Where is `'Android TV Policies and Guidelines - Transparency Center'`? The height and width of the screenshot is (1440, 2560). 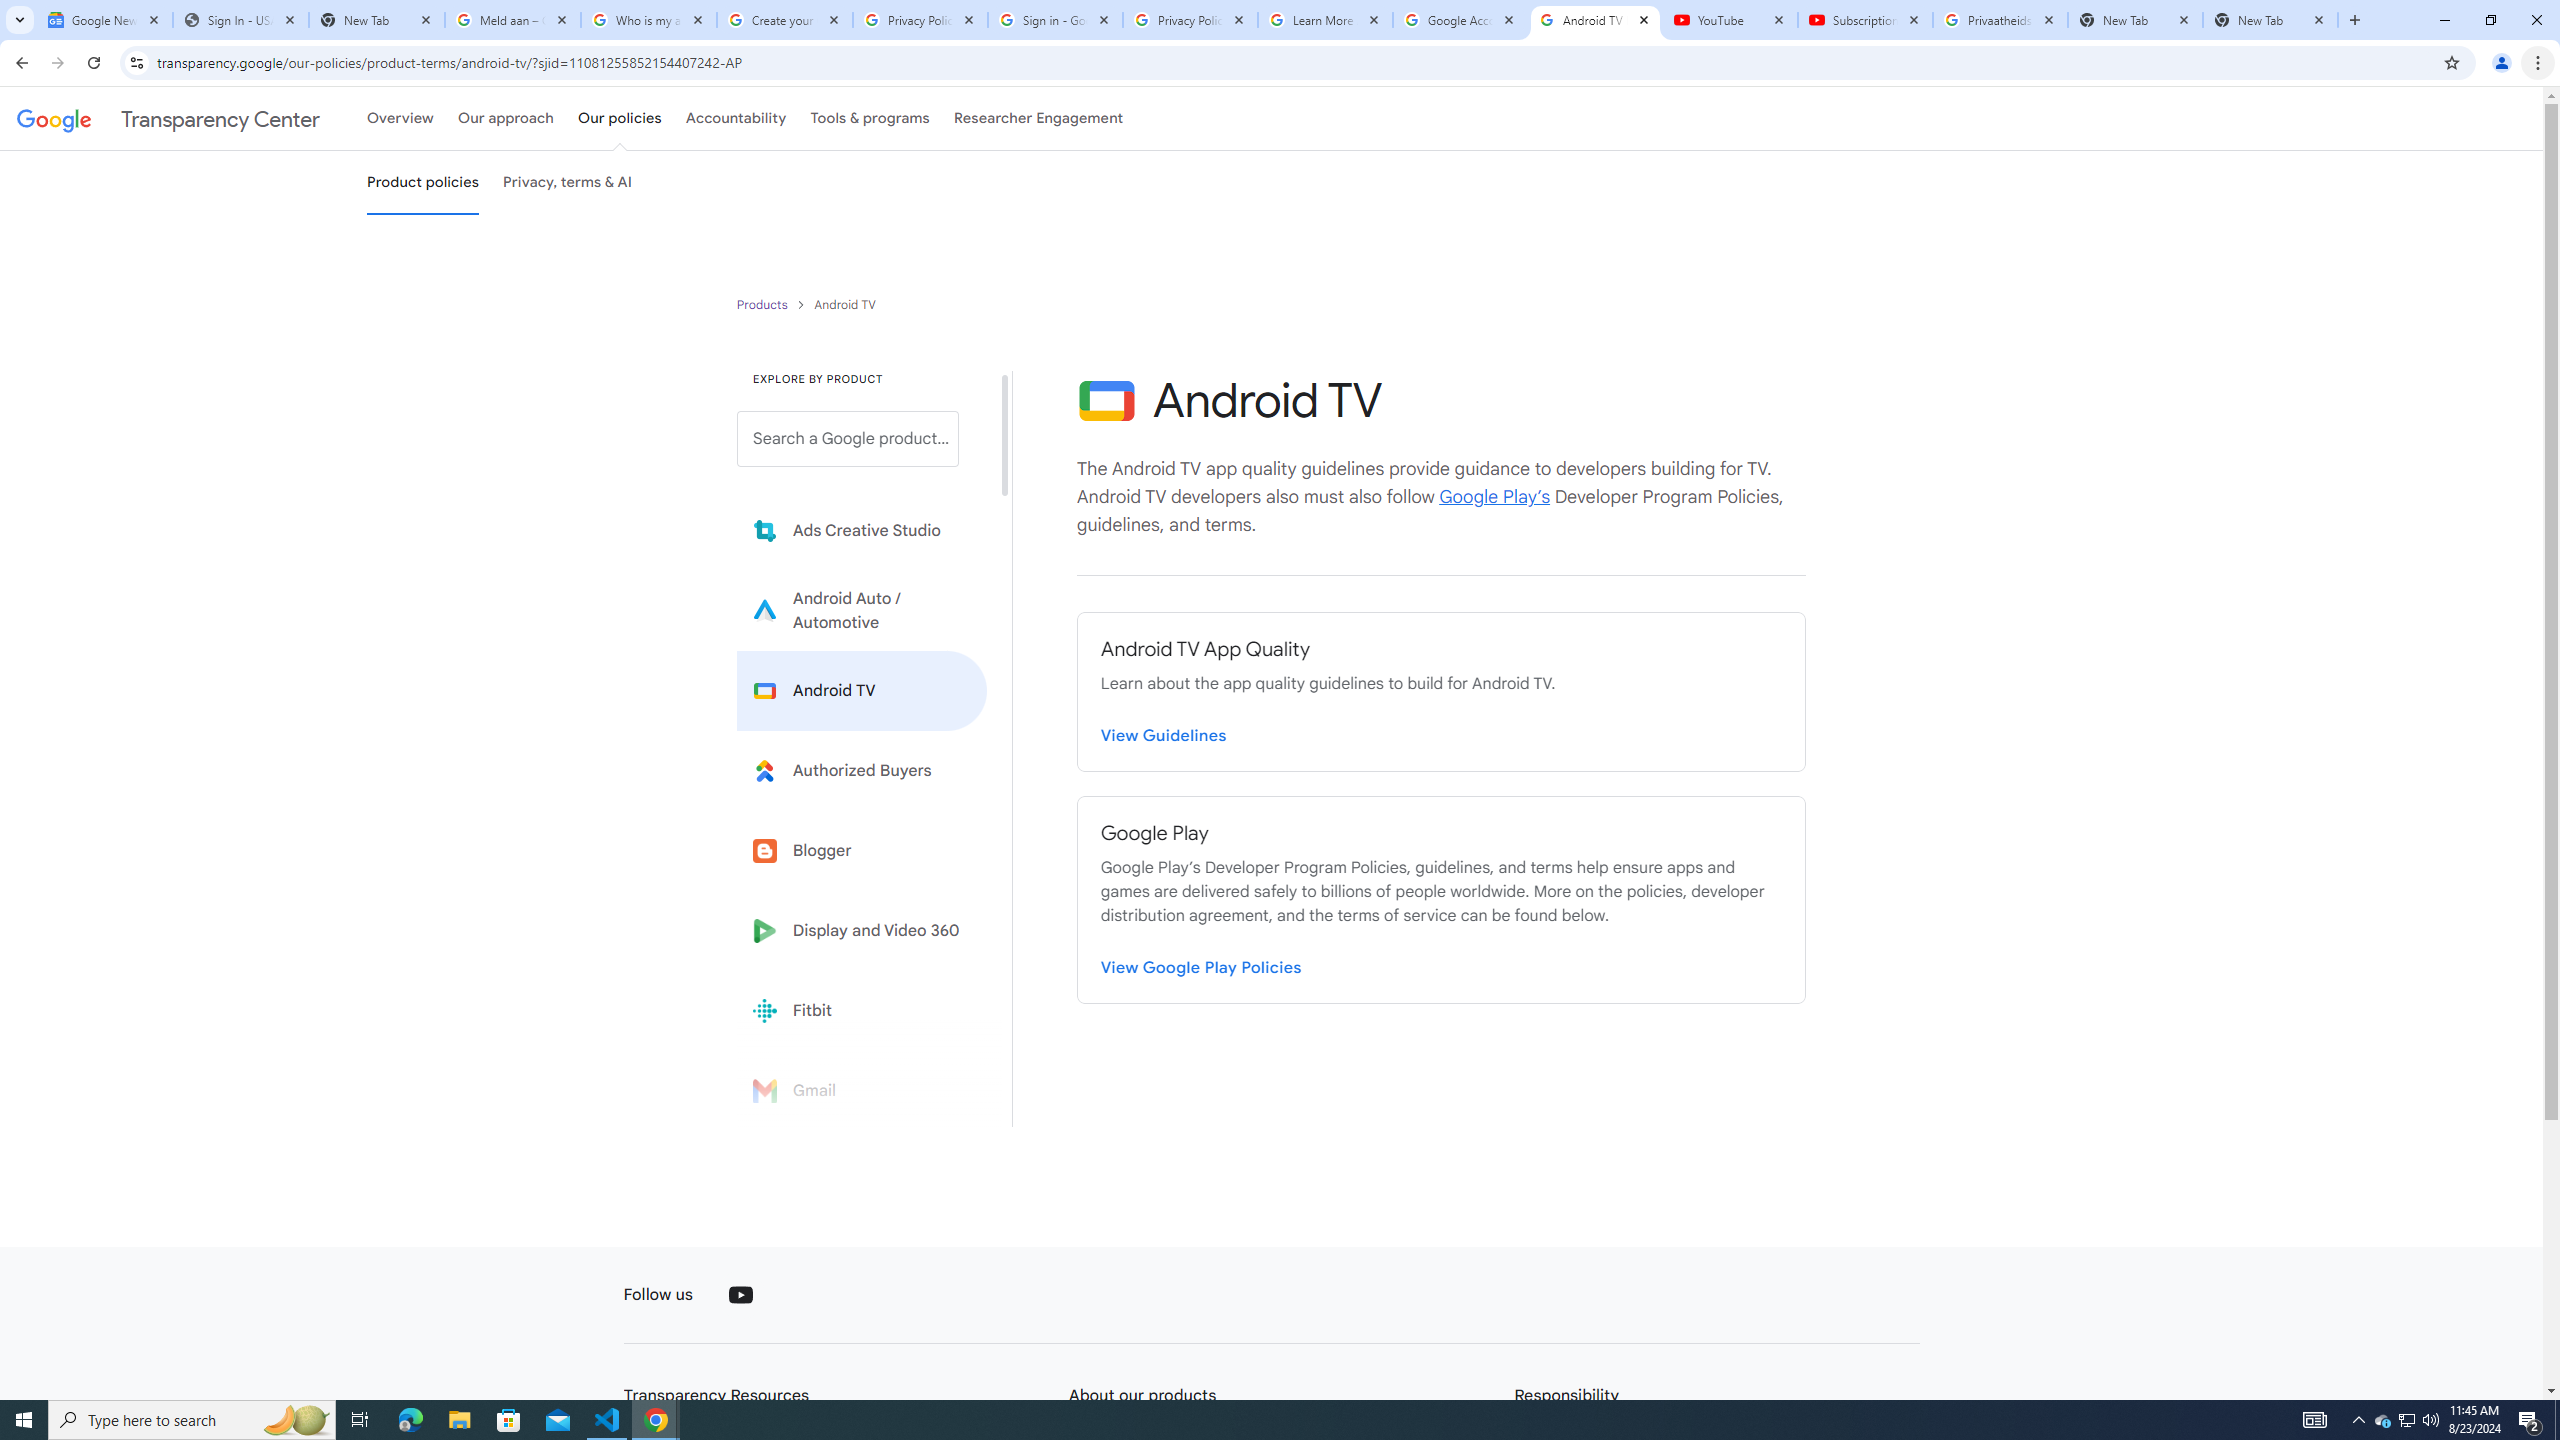
'Android TV Policies and Guidelines - Transparency Center' is located at coordinates (1593, 19).